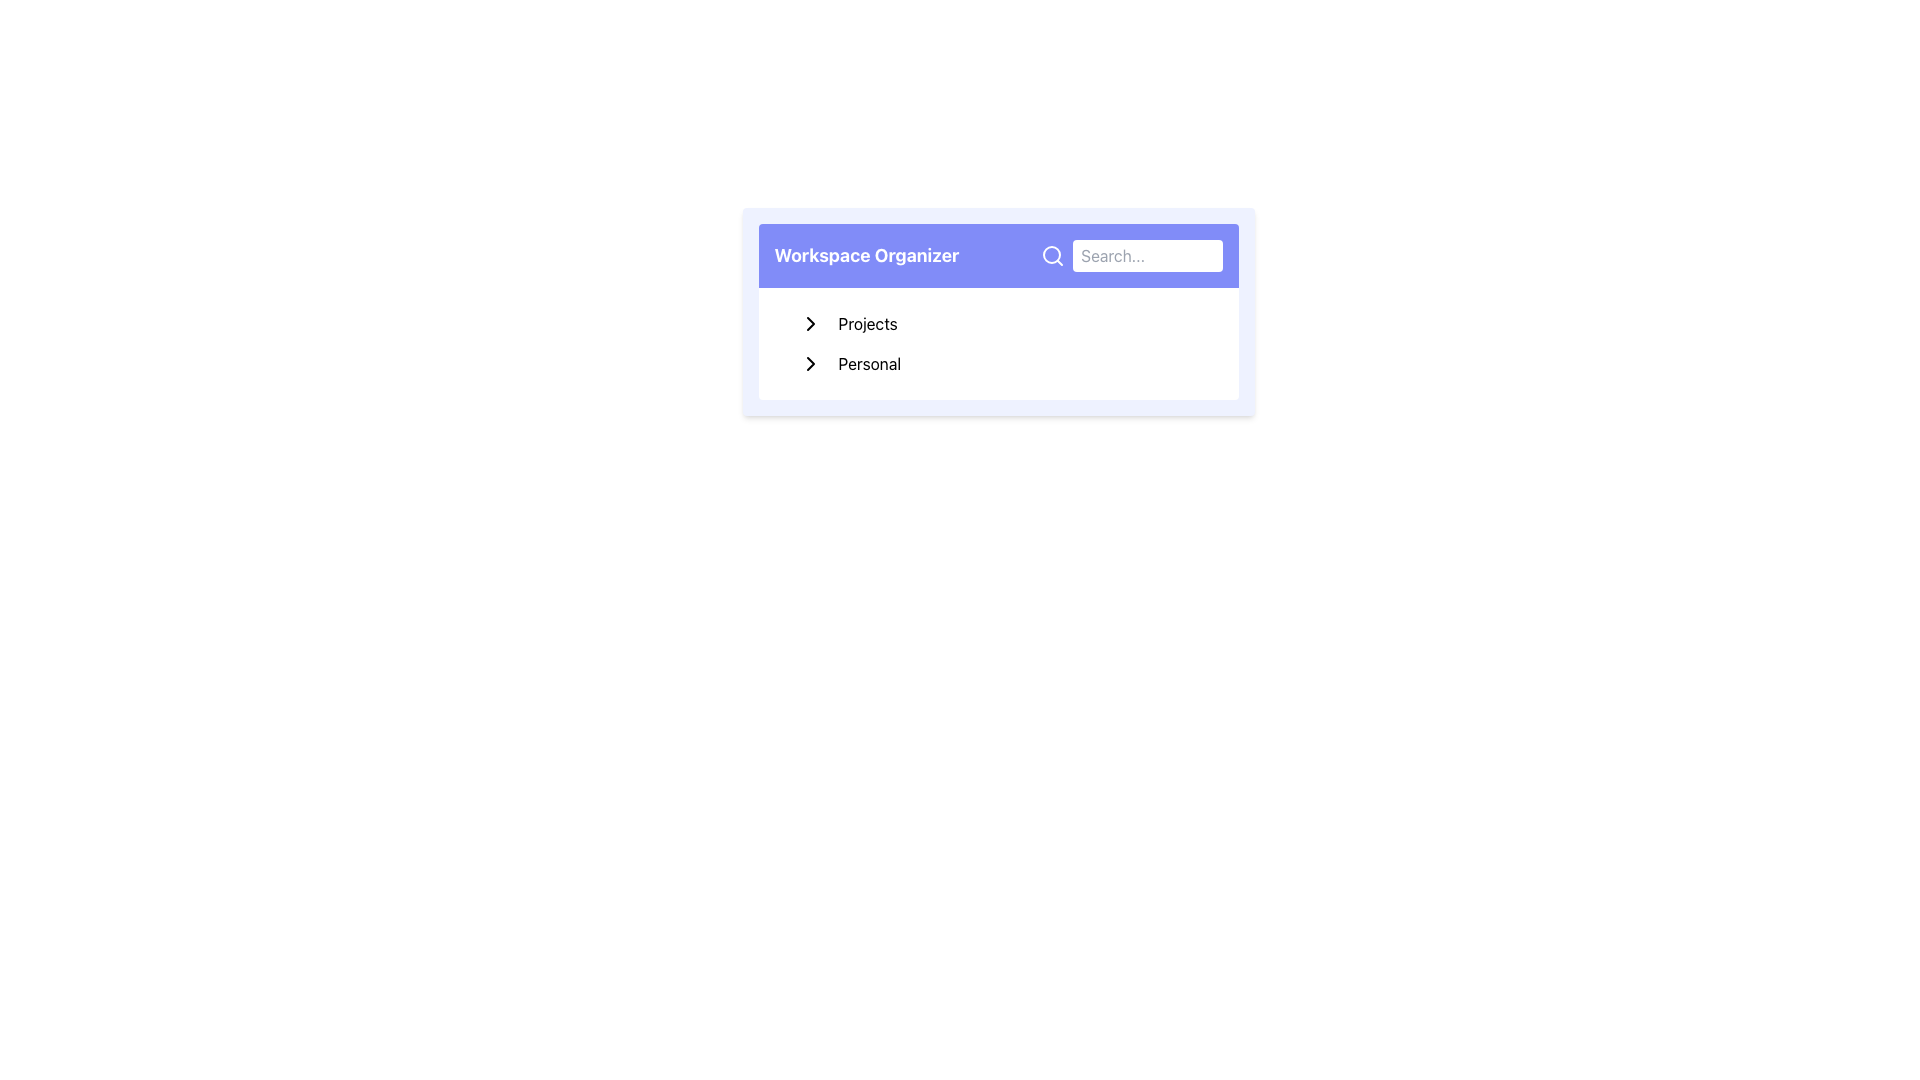 The height and width of the screenshot is (1080, 1920). I want to click on the first entry under the 'Projects' navigation section, so click(1006, 323).